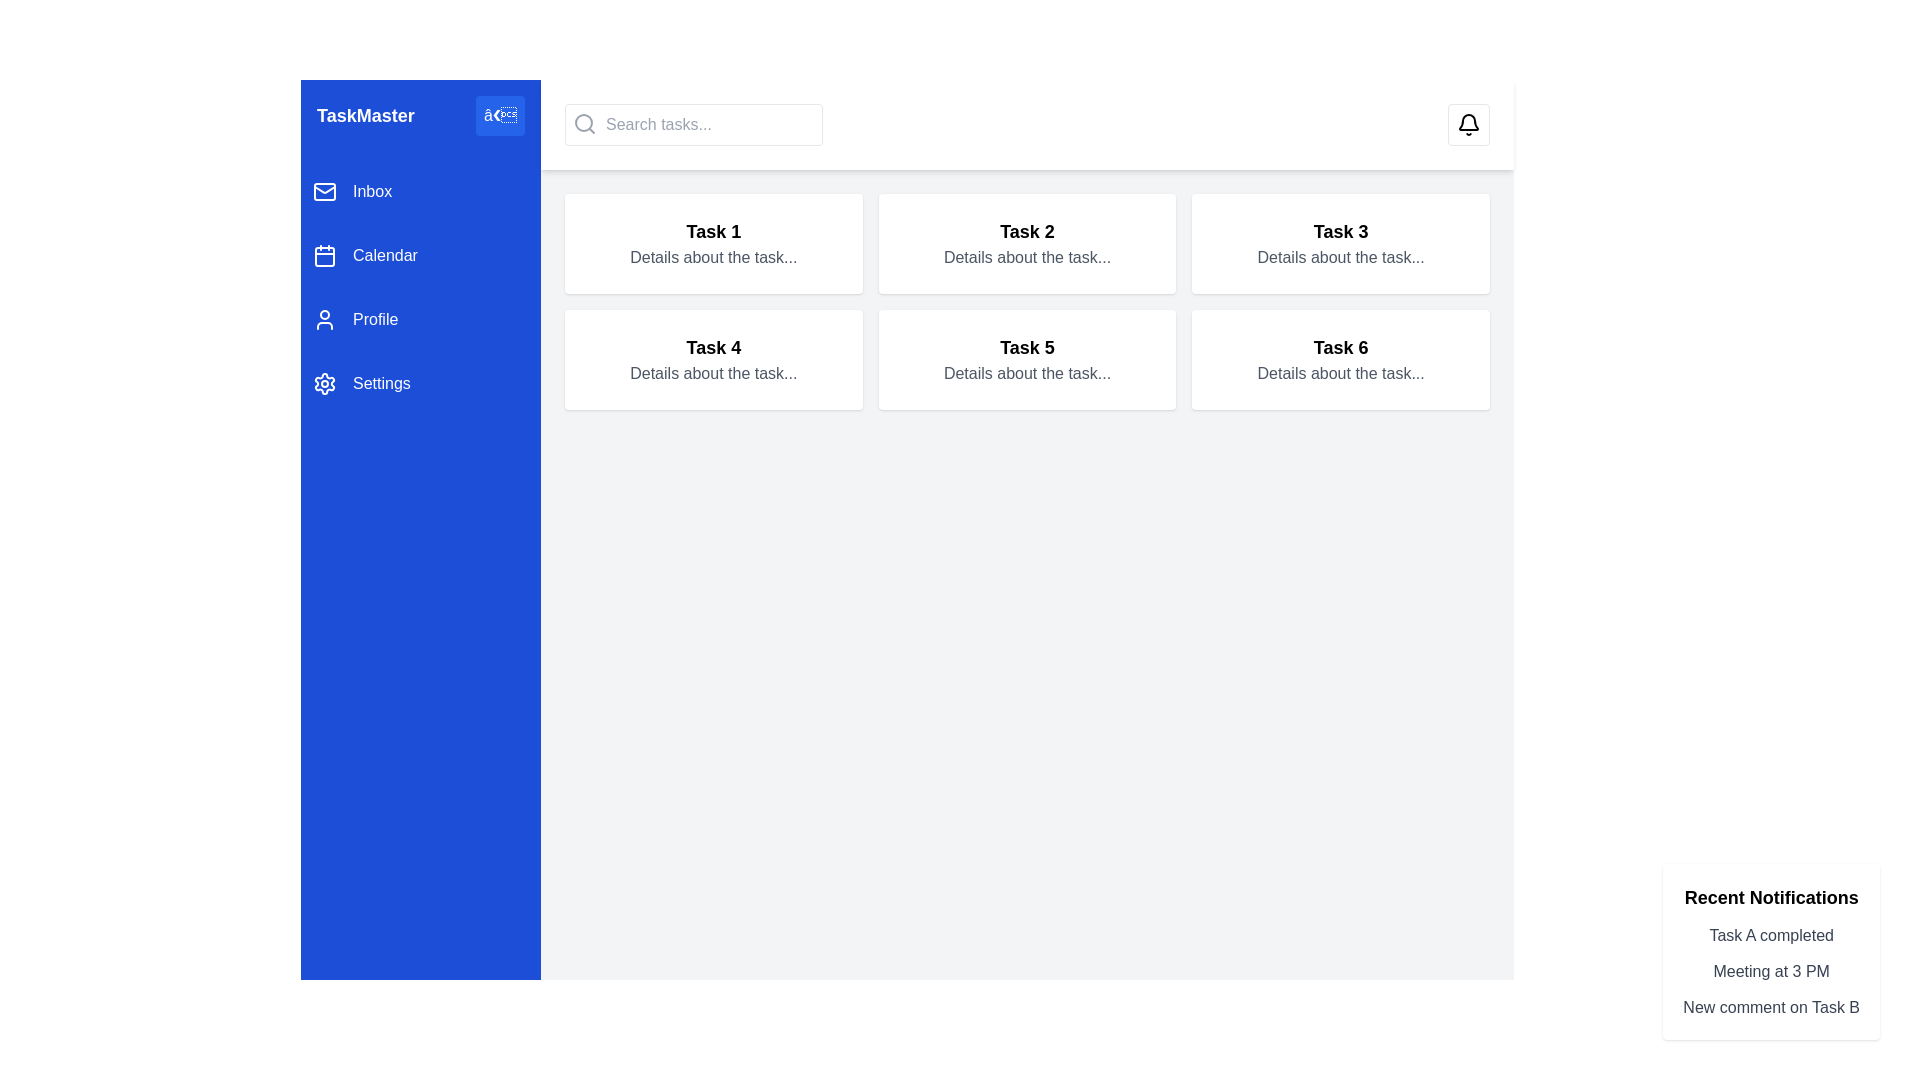 This screenshot has height=1080, width=1920. What do you see at coordinates (1468, 124) in the screenshot?
I see `the bell-shaped notification icon button located at the top-right corner of the task management application's header` at bounding box center [1468, 124].